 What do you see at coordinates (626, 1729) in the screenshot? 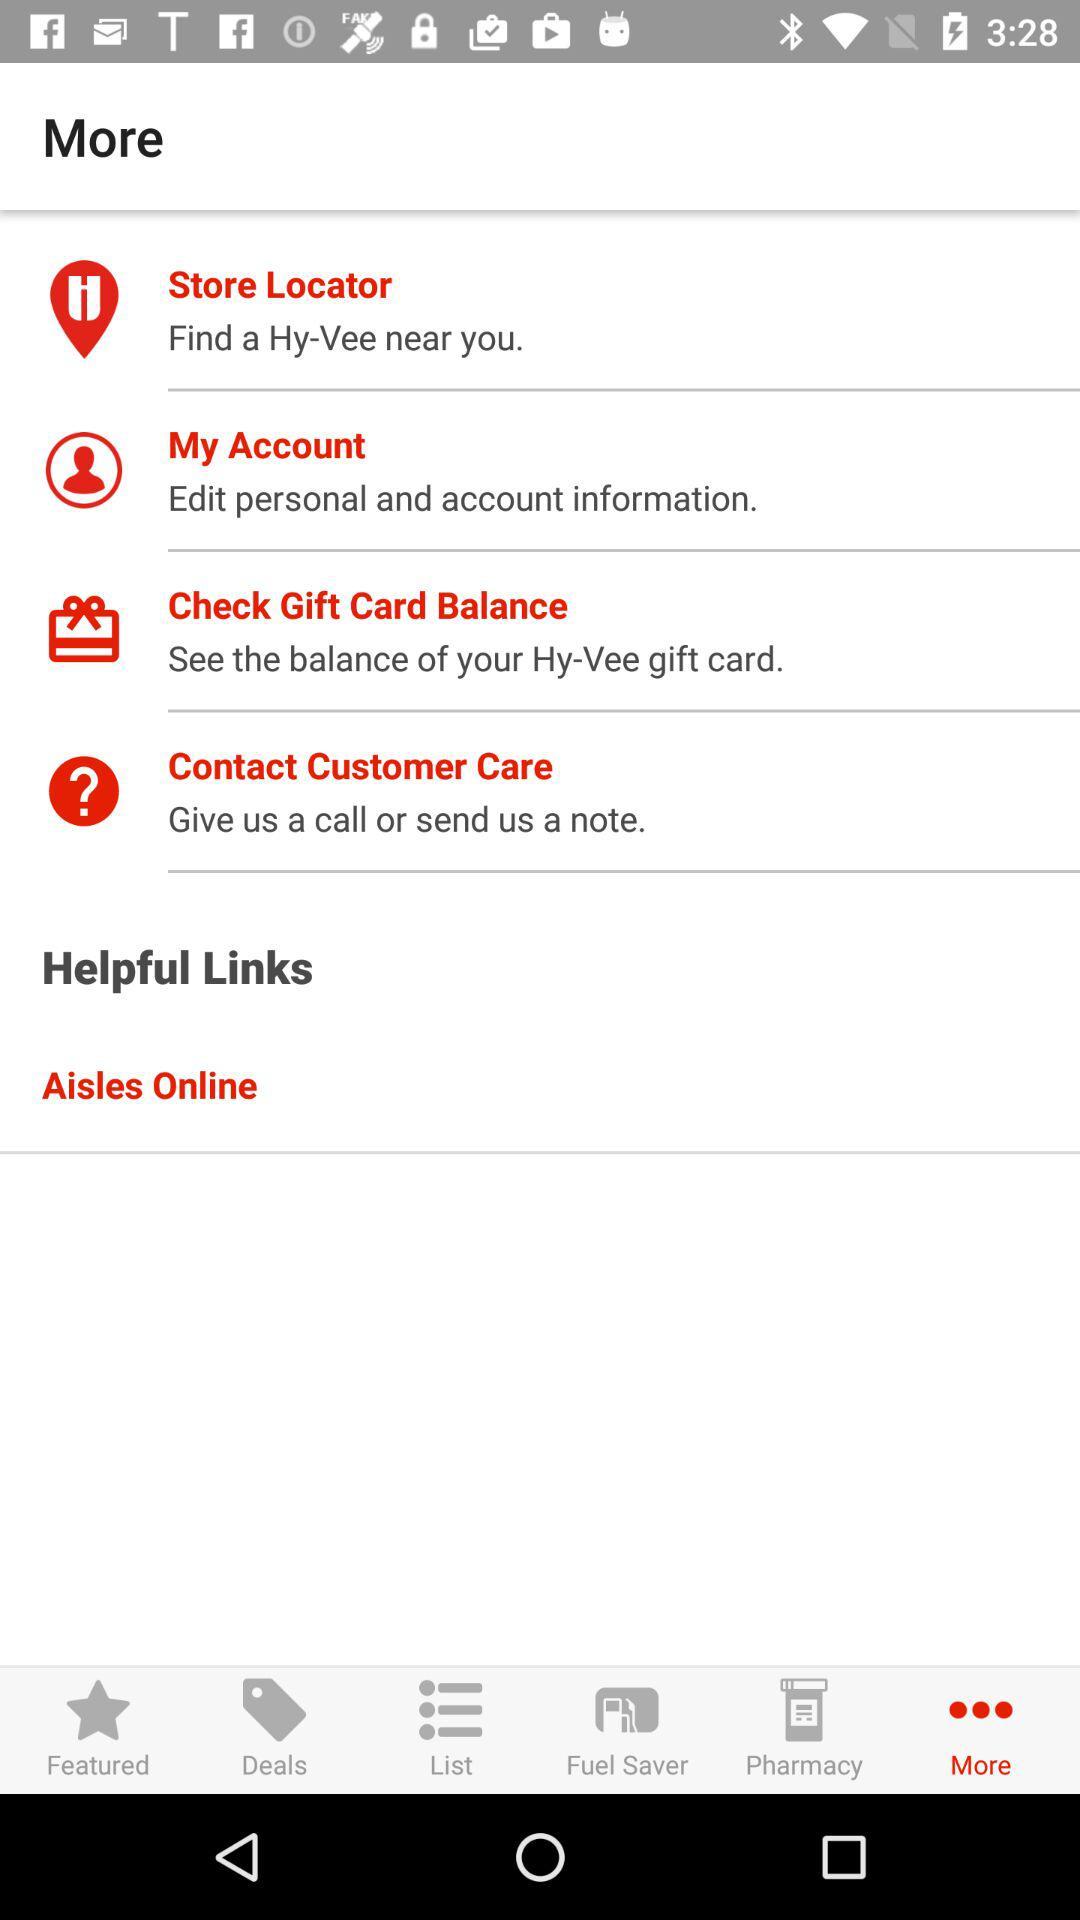
I see `item next to list item` at bounding box center [626, 1729].